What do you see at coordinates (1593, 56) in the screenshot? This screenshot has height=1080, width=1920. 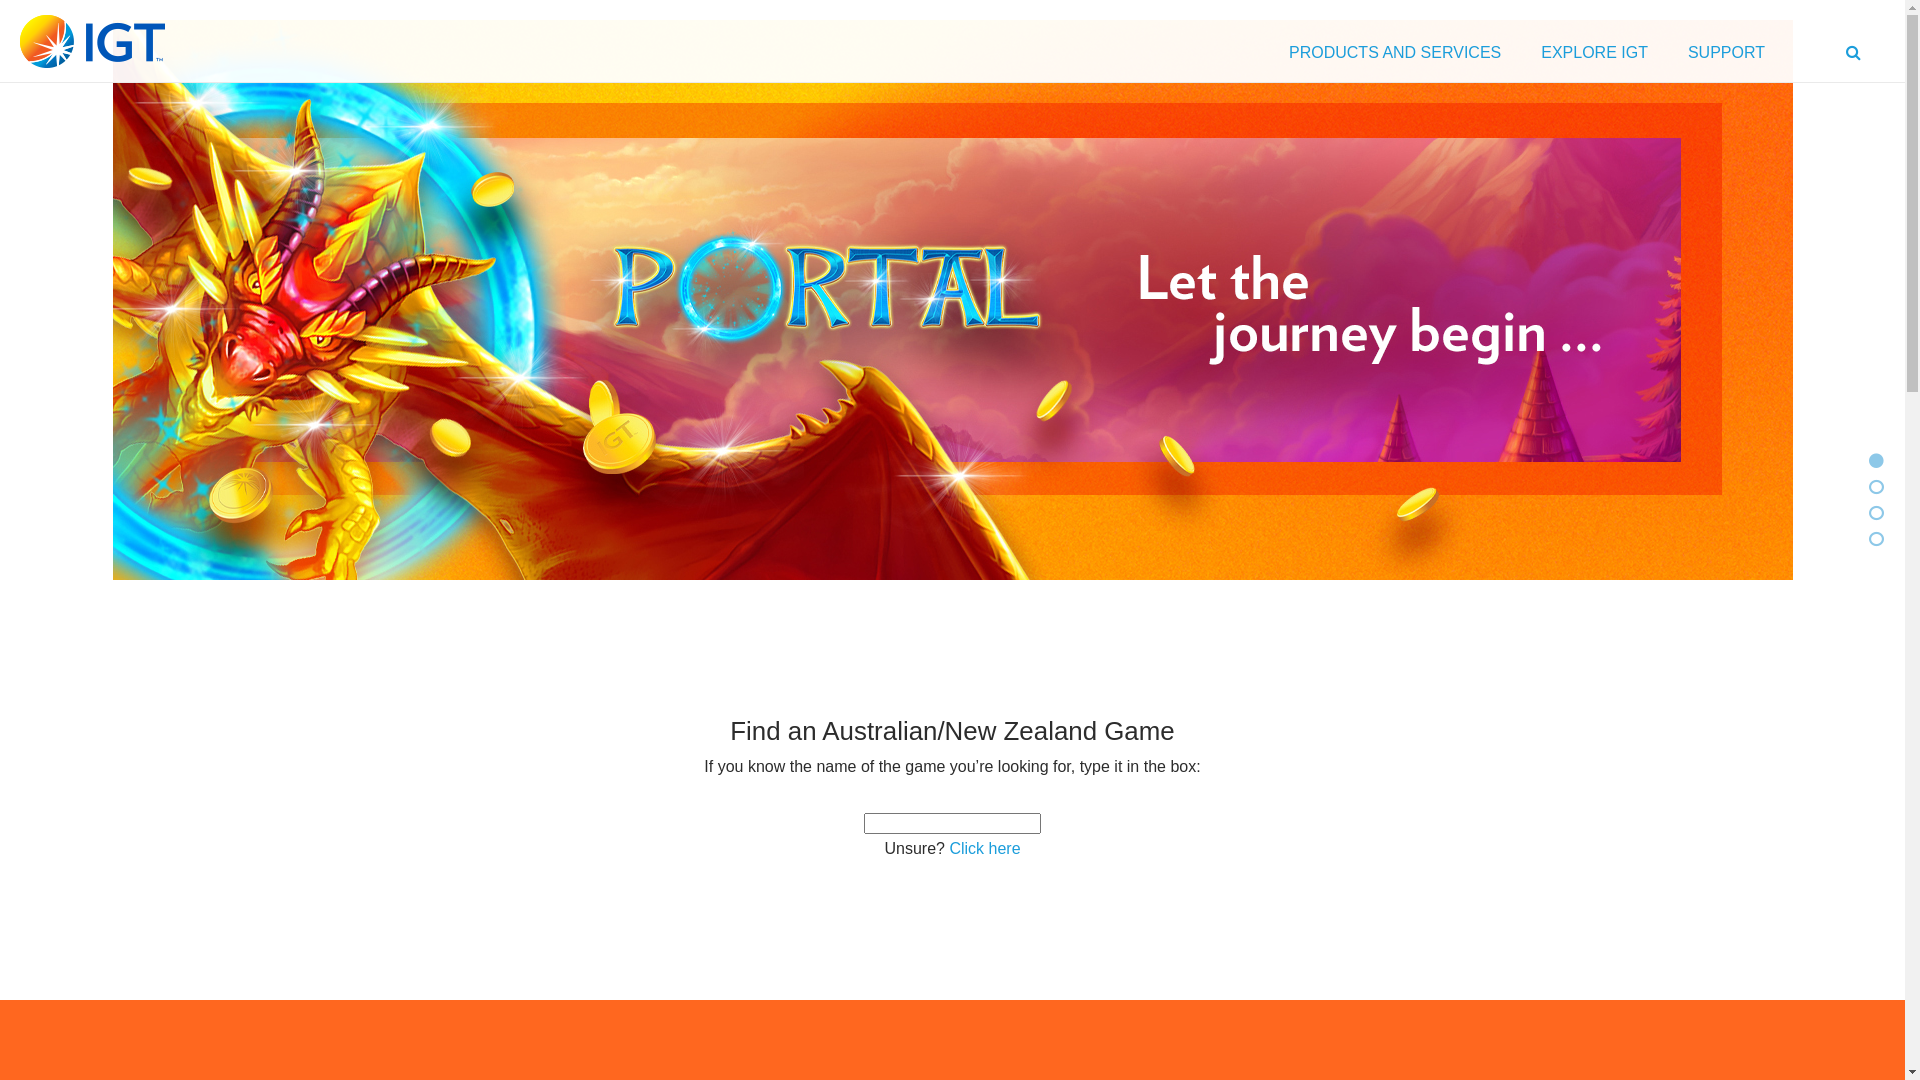 I see `'EXPLORE IGT'` at bounding box center [1593, 56].